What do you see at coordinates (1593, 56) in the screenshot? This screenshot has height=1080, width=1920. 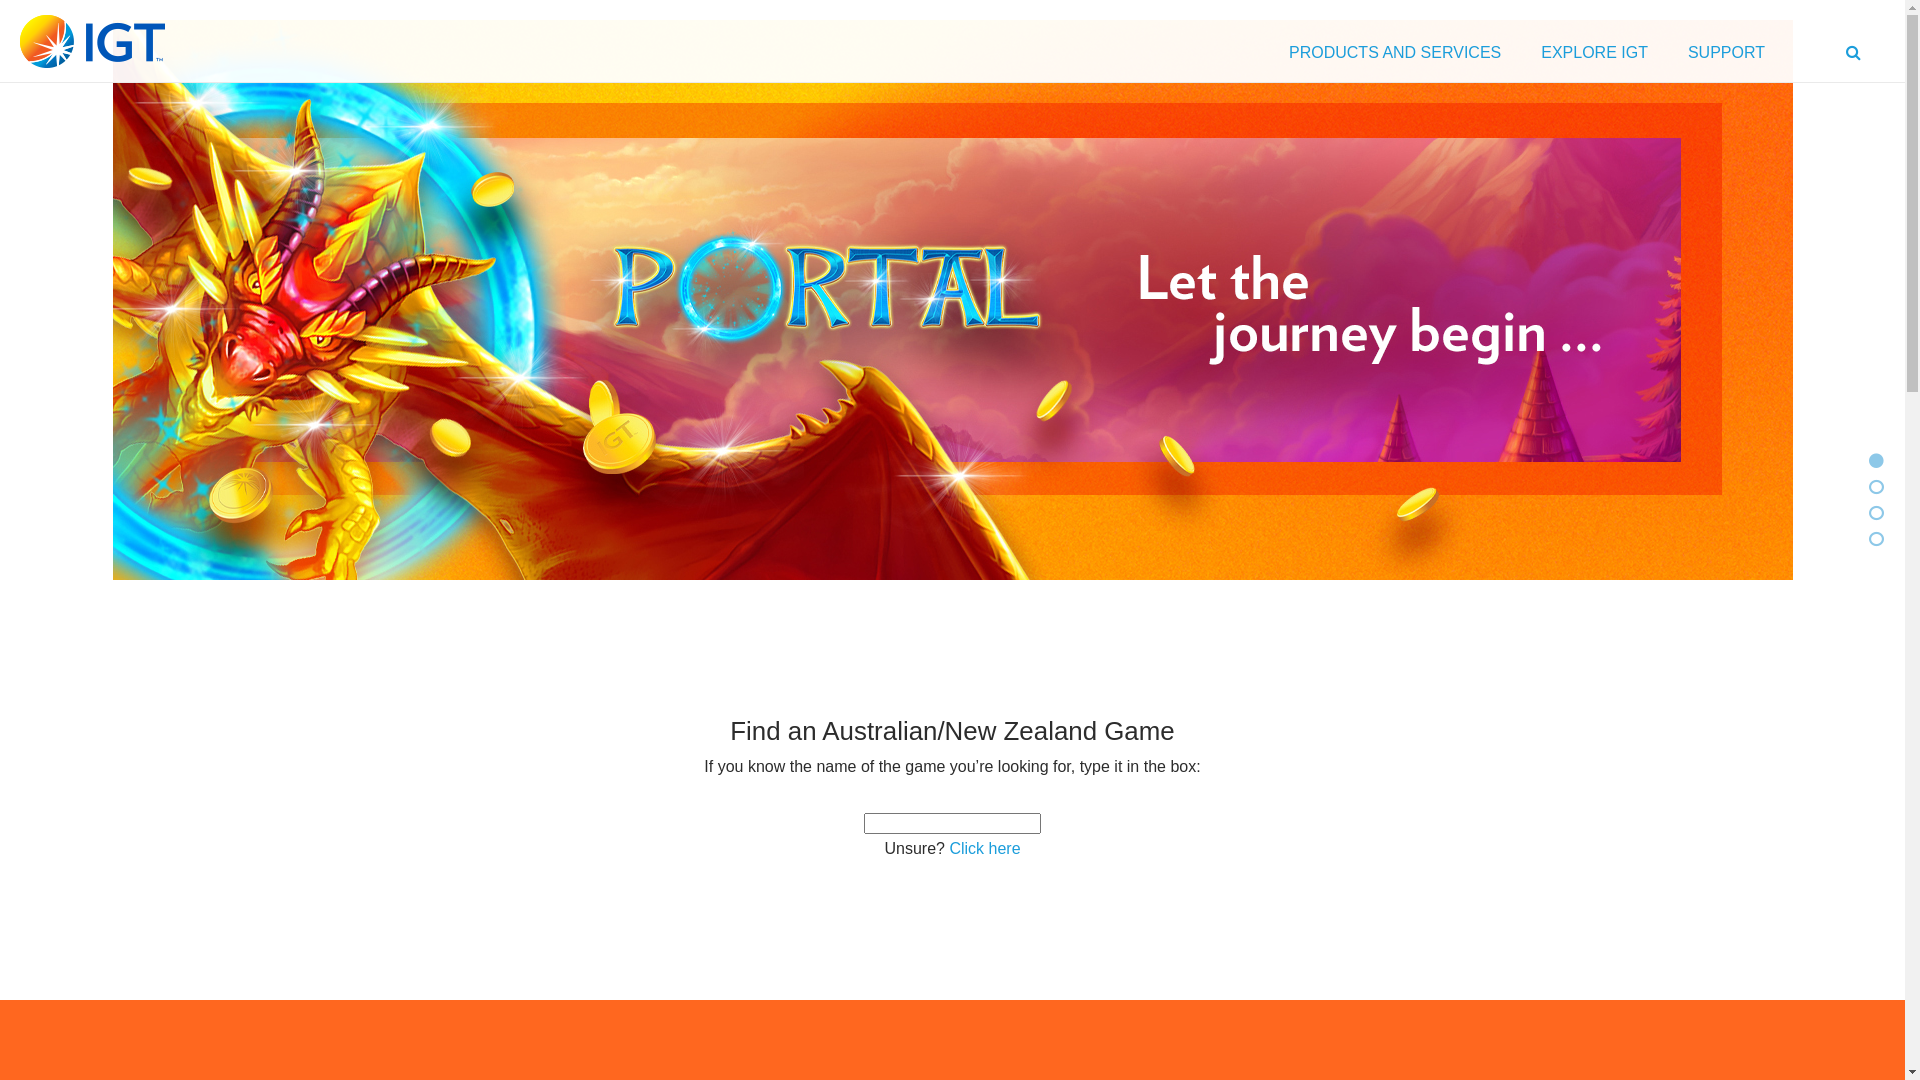 I see `'EXPLORE IGT'` at bounding box center [1593, 56].